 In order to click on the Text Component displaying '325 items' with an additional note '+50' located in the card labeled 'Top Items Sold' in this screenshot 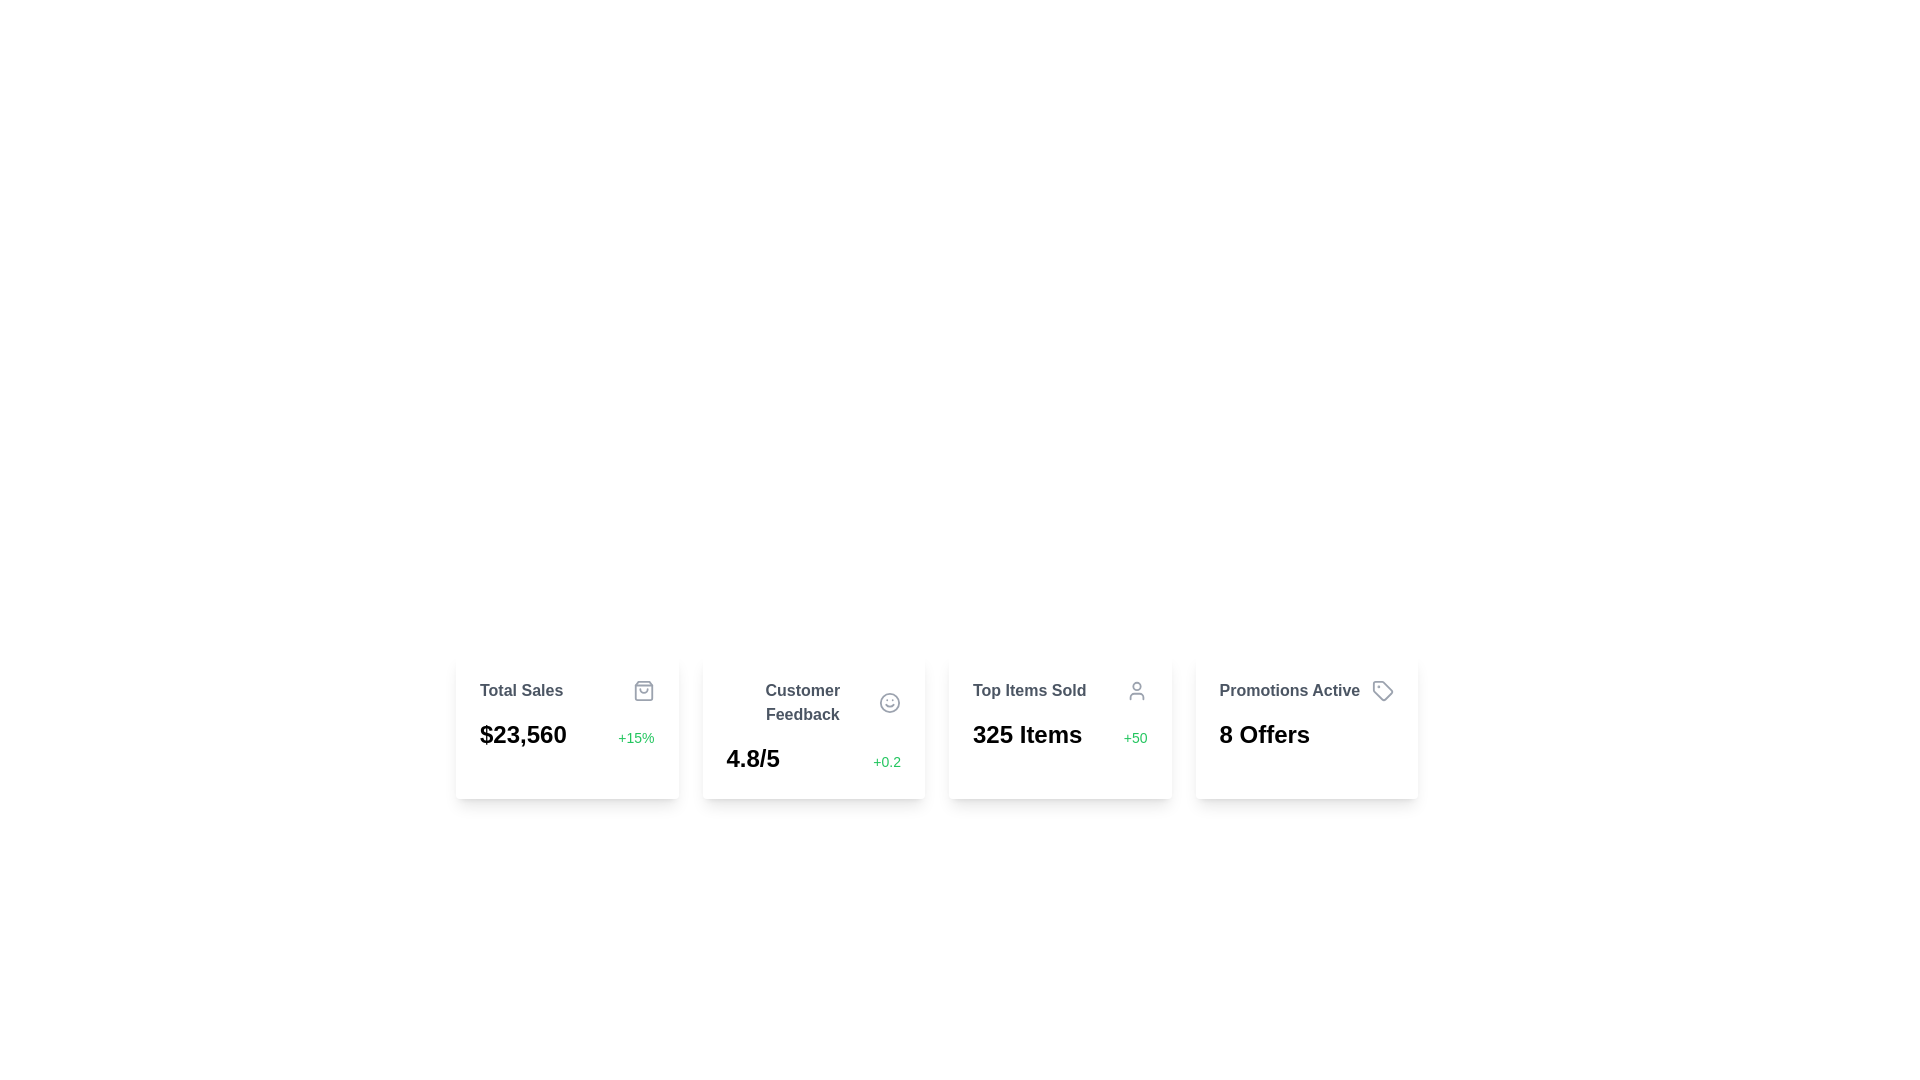, I will do `click(1059, 735)`.